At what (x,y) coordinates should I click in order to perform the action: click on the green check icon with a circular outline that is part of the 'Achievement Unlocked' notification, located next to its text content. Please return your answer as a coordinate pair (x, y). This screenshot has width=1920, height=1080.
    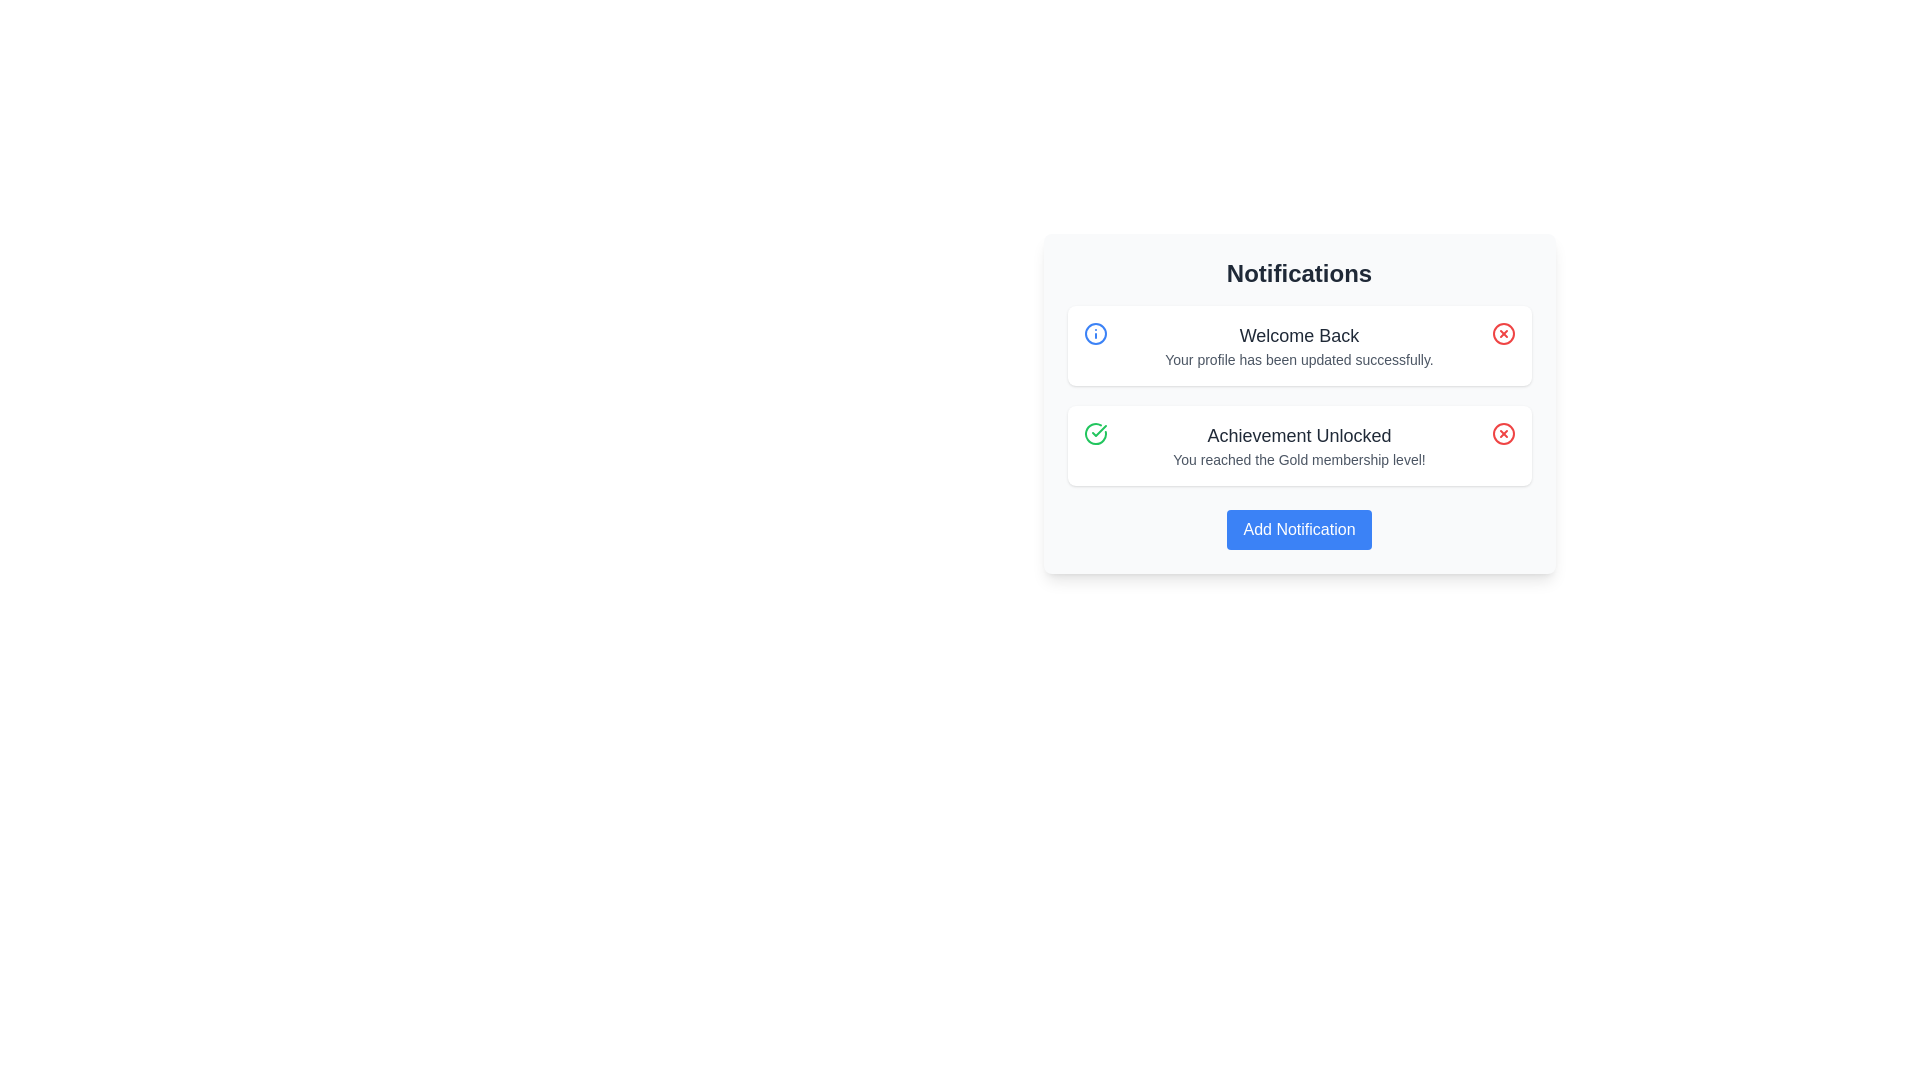
    Looking at the image, I should click on (1098, 430).